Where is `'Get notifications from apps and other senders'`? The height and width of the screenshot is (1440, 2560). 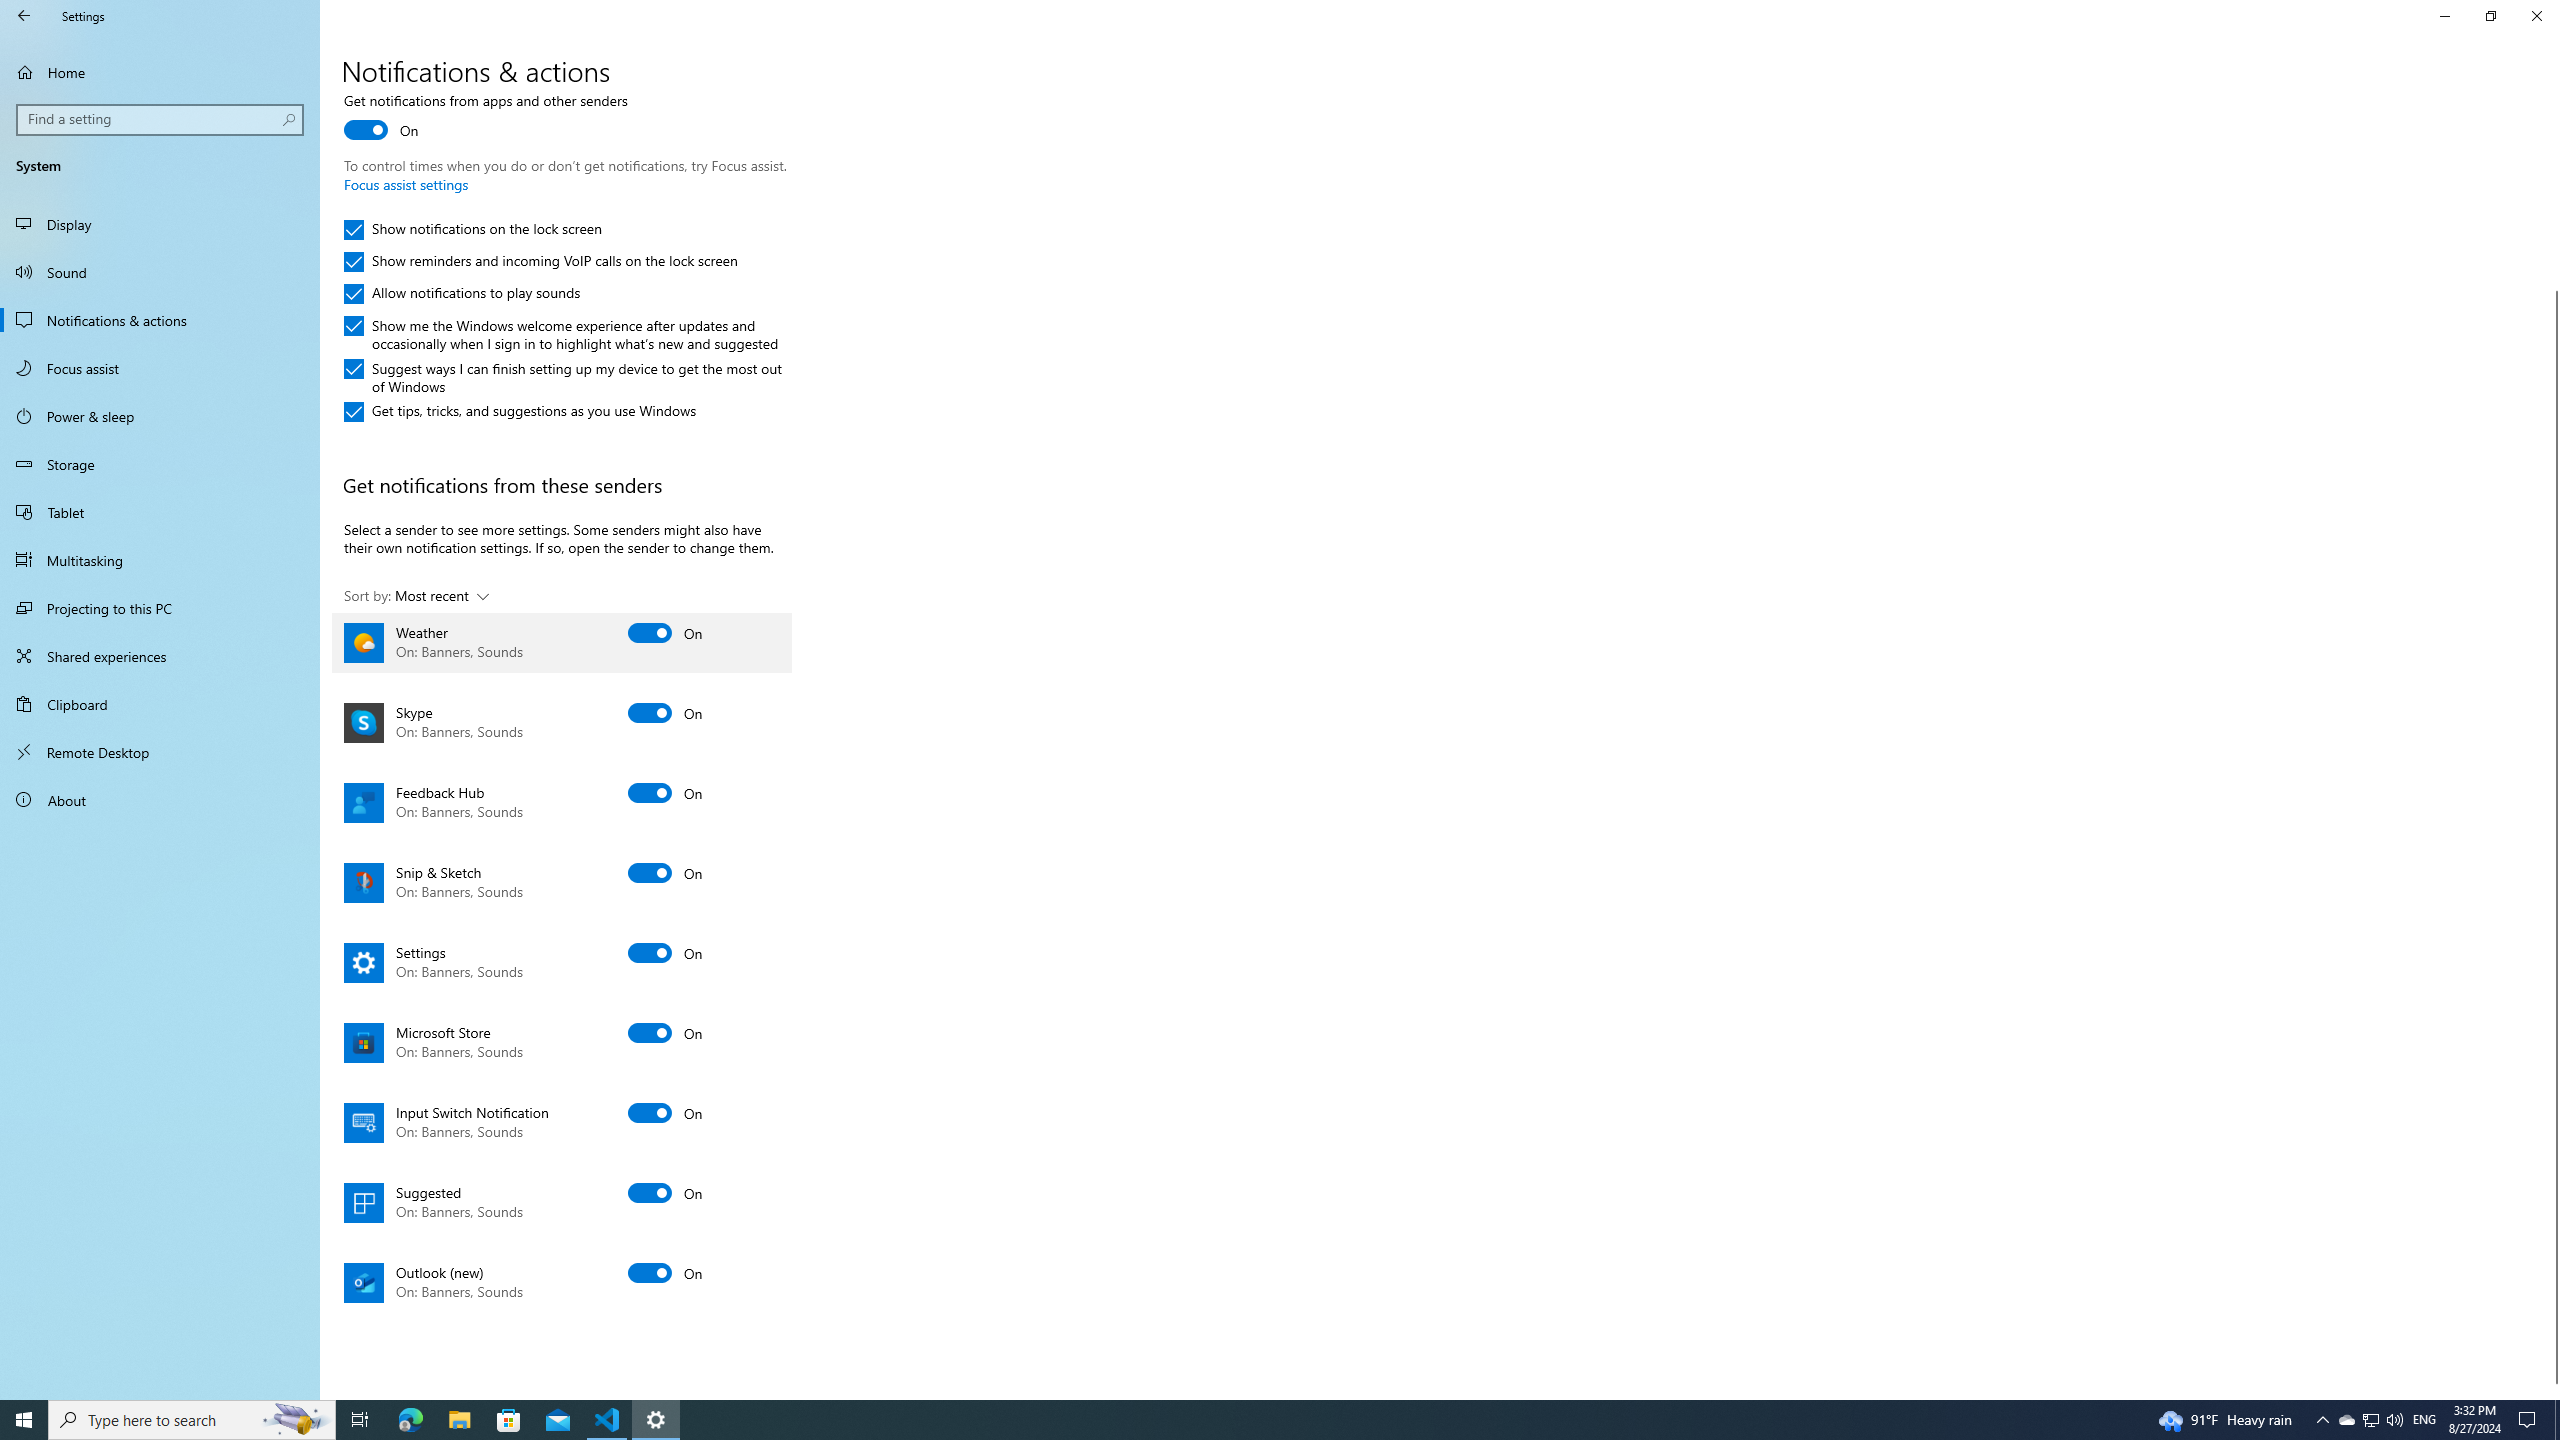 'Get notifications from apps and other senders' is located at coordinates (485, 118).